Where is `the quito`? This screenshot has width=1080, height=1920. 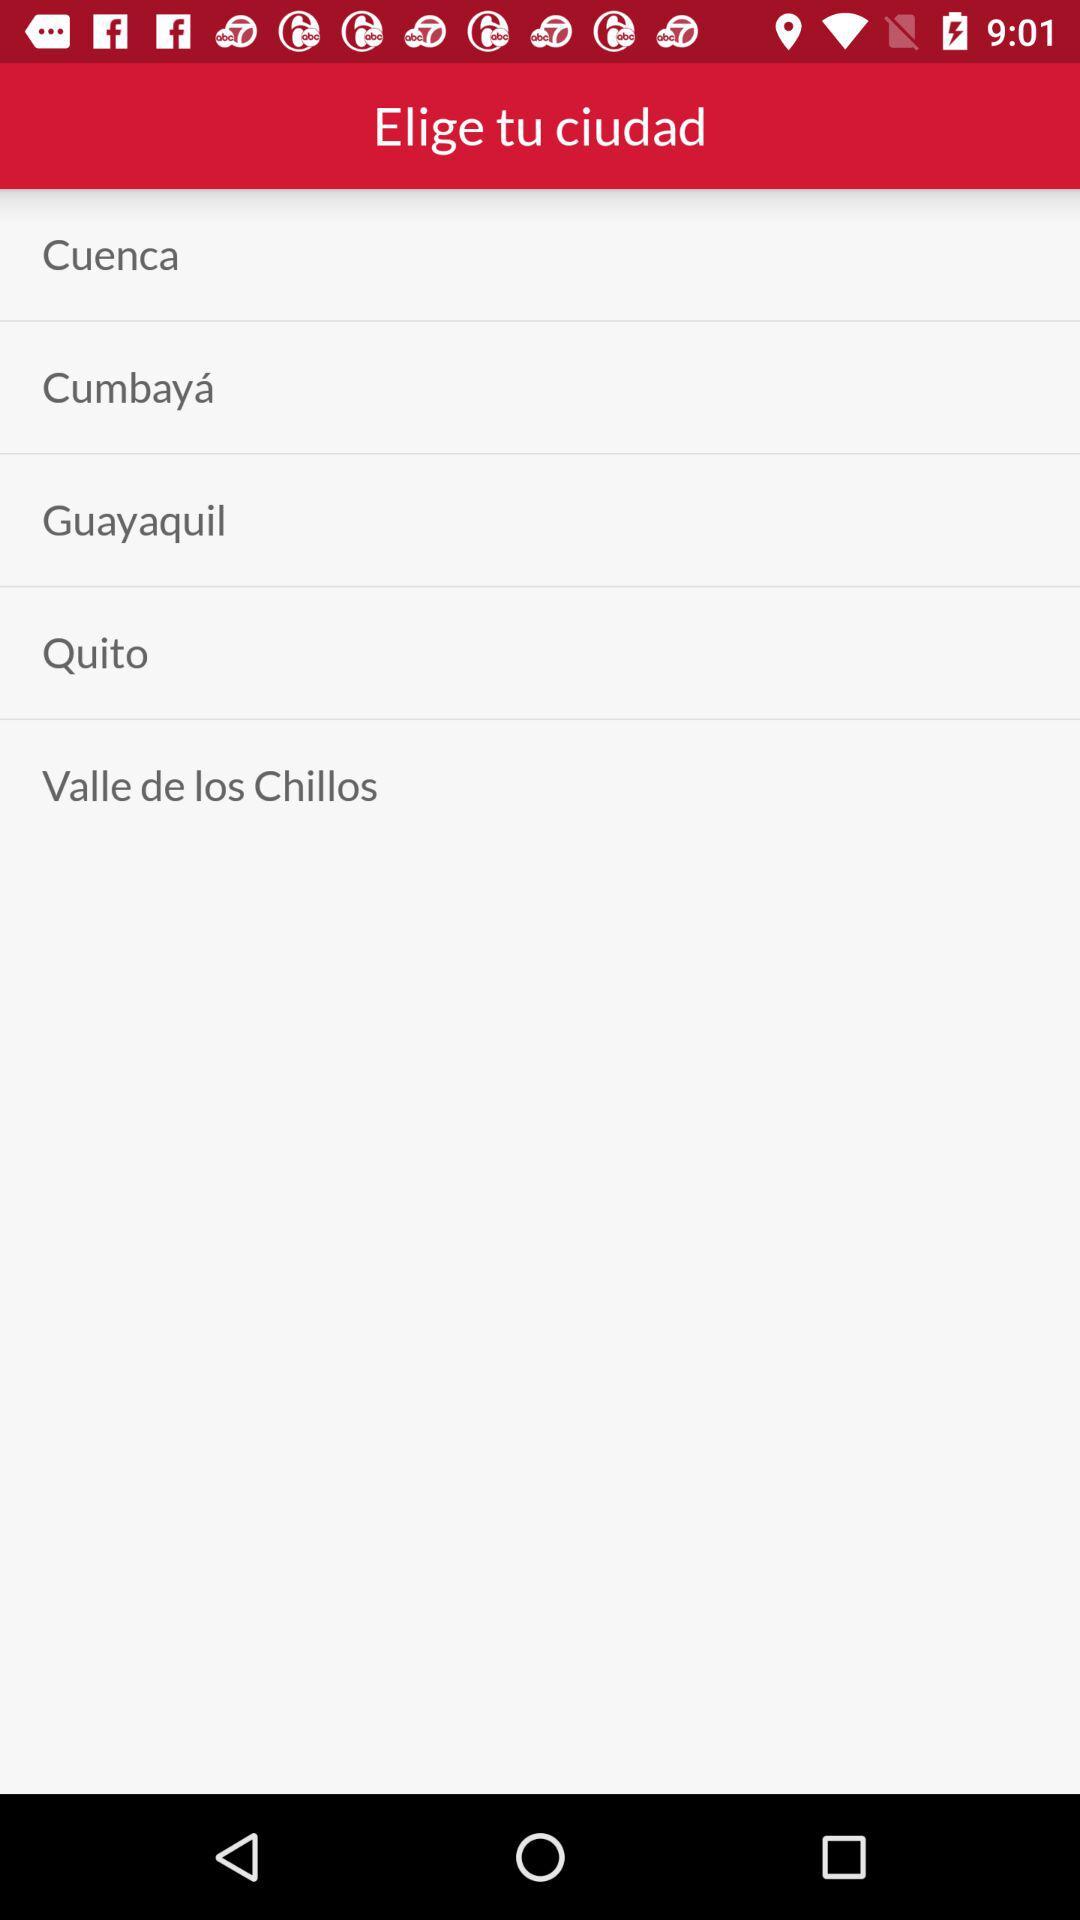 the quito is located at coordinates (95, 652).